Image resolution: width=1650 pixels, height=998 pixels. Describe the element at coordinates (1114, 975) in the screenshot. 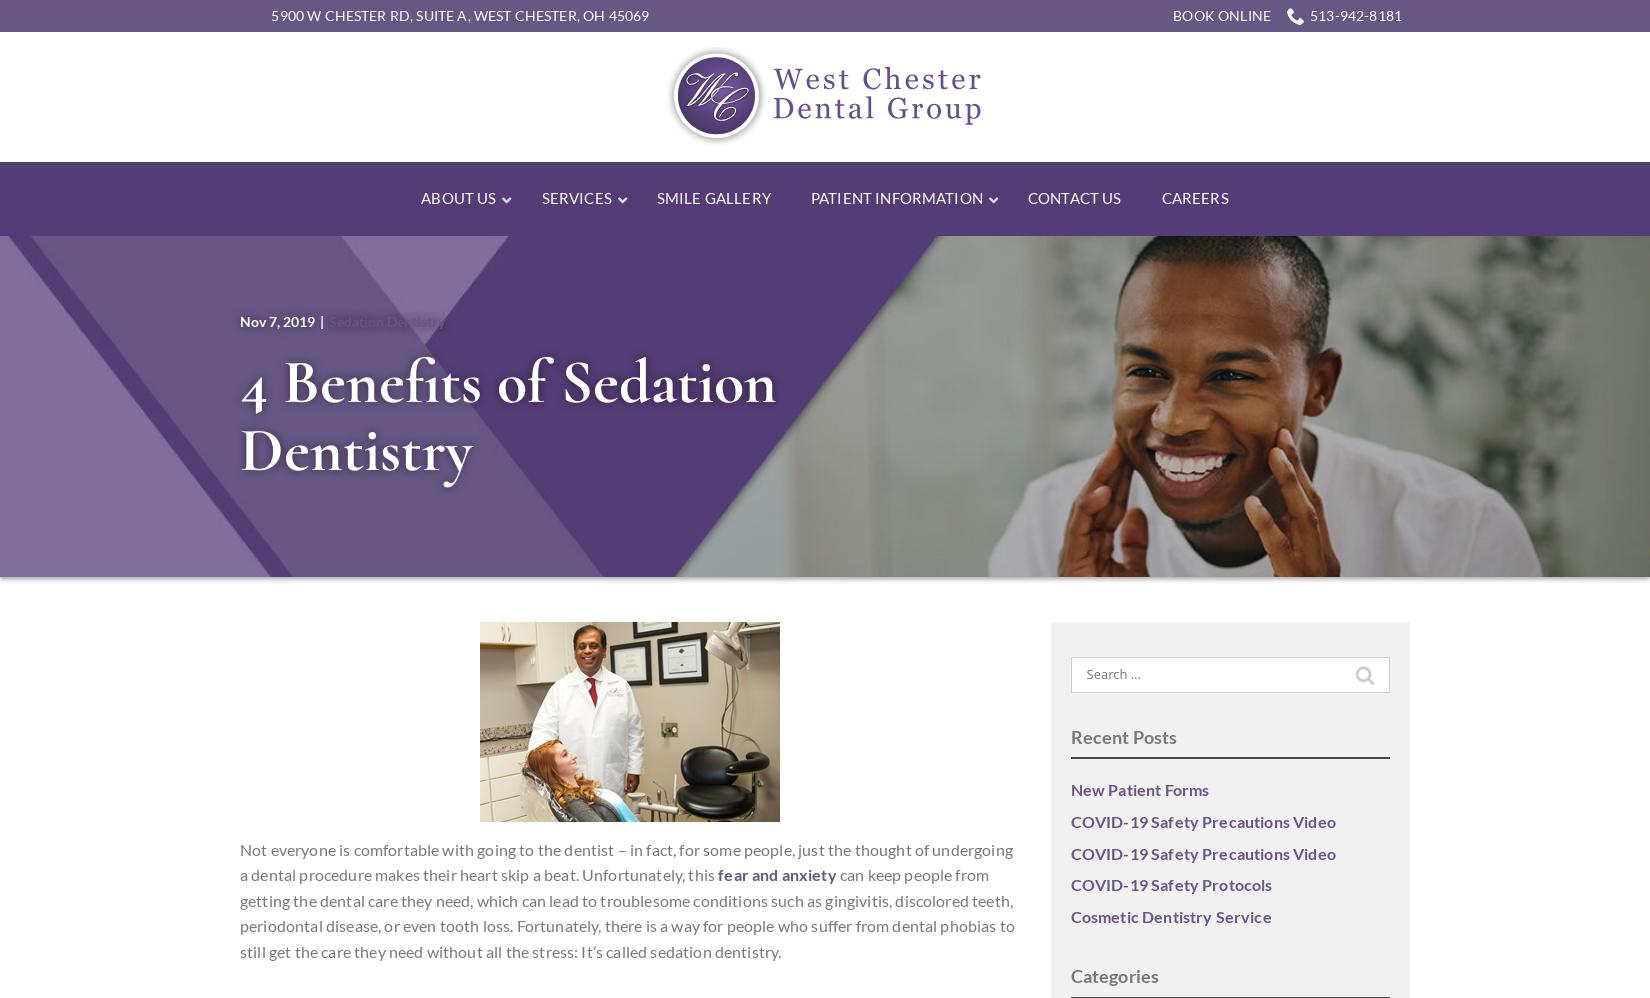

I see `'Categories'` at that location.